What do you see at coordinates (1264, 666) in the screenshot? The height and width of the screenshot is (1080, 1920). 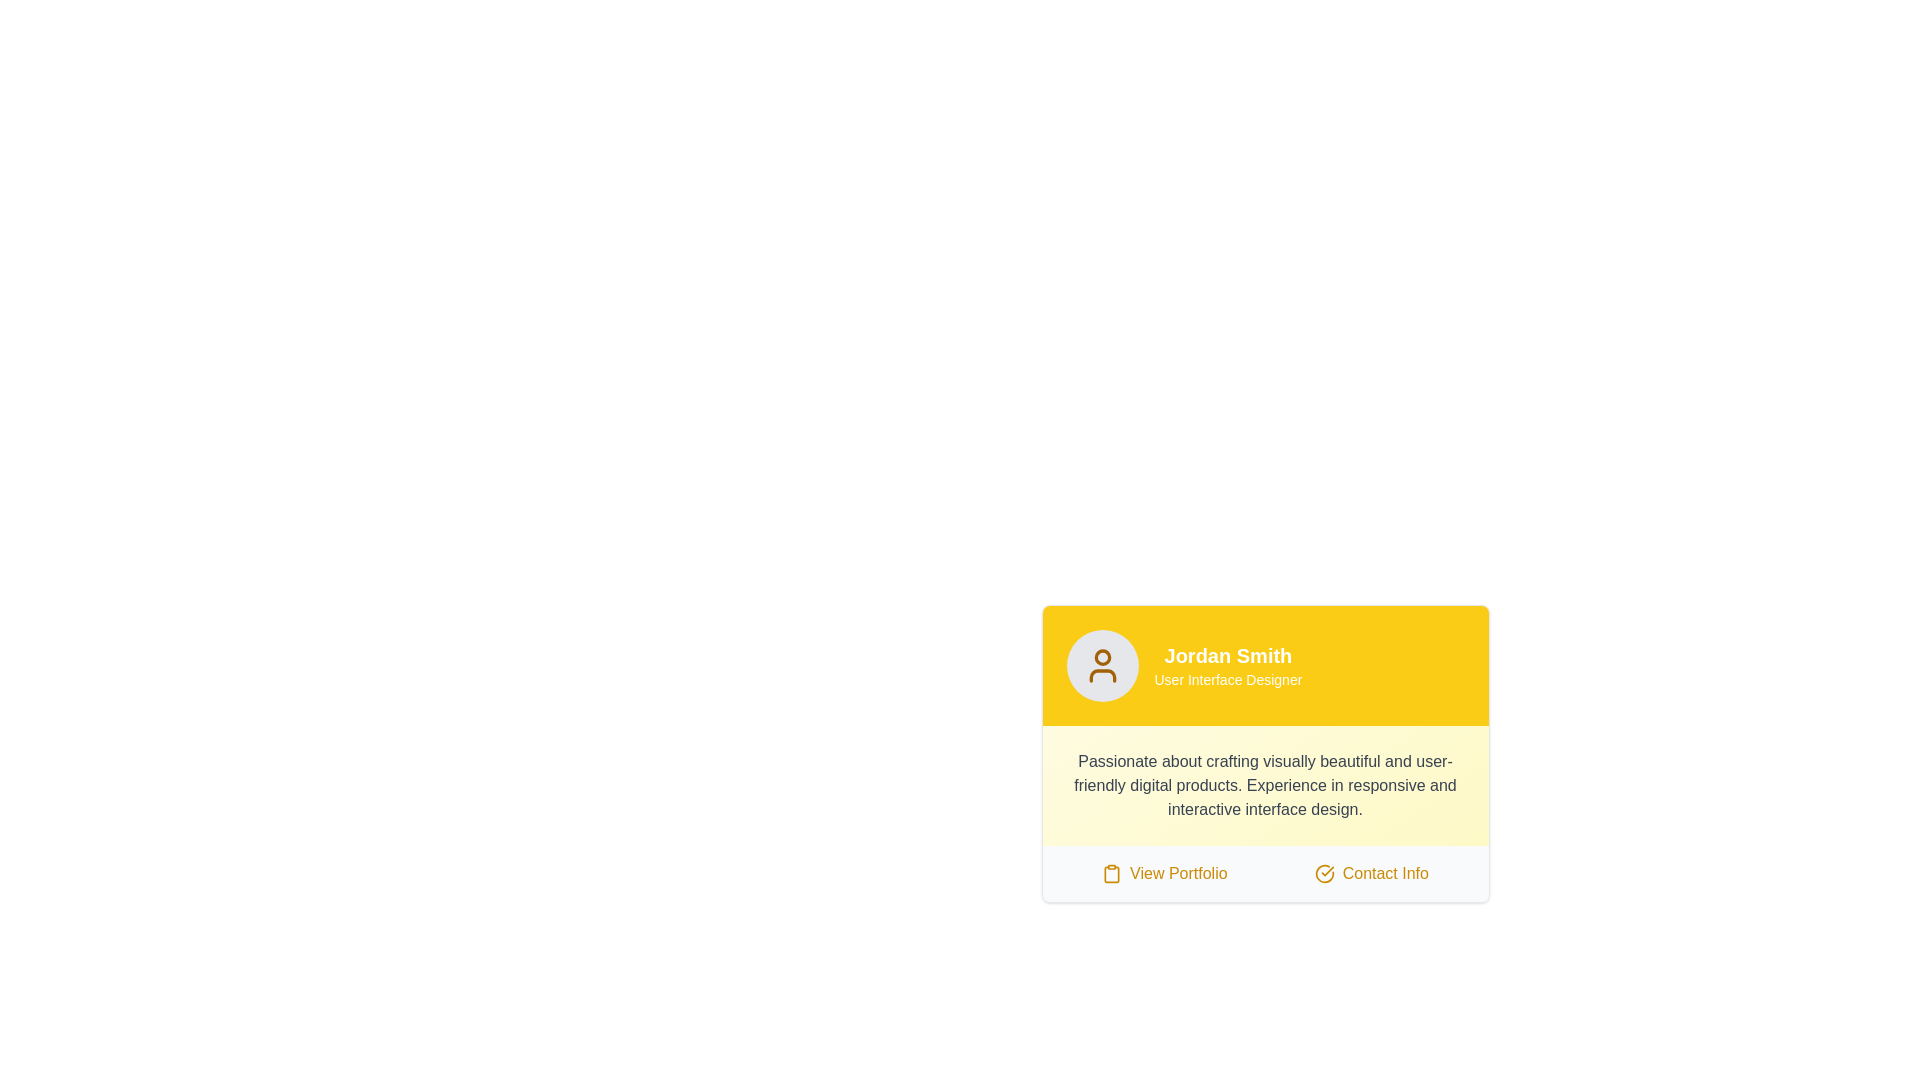 I see `the header section displaying 'Jordan Smith' and 'User Interface Designer' on a yellow background with a circular user profile icon` at bounding box center [1264, 666].